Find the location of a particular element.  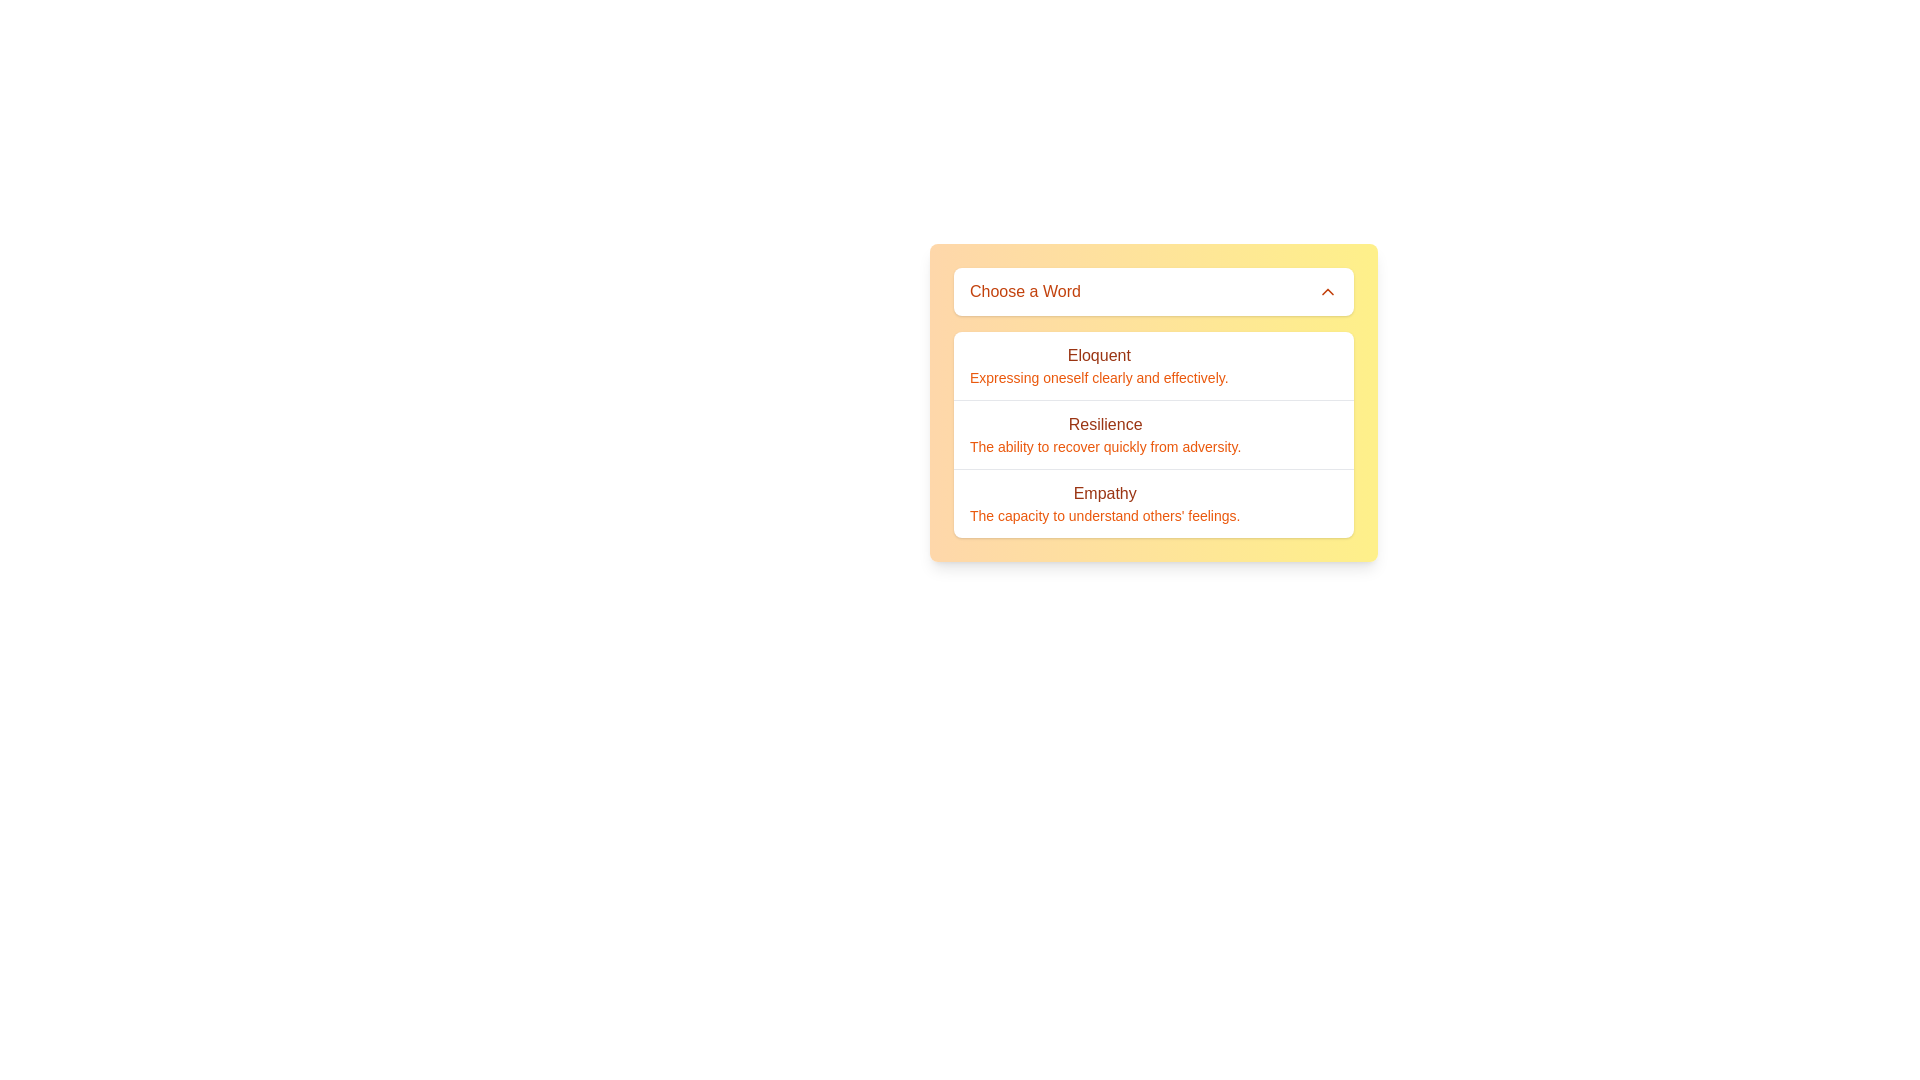

the selectable option for 'Empathy' in the list is located at coordinates (1153, 502).